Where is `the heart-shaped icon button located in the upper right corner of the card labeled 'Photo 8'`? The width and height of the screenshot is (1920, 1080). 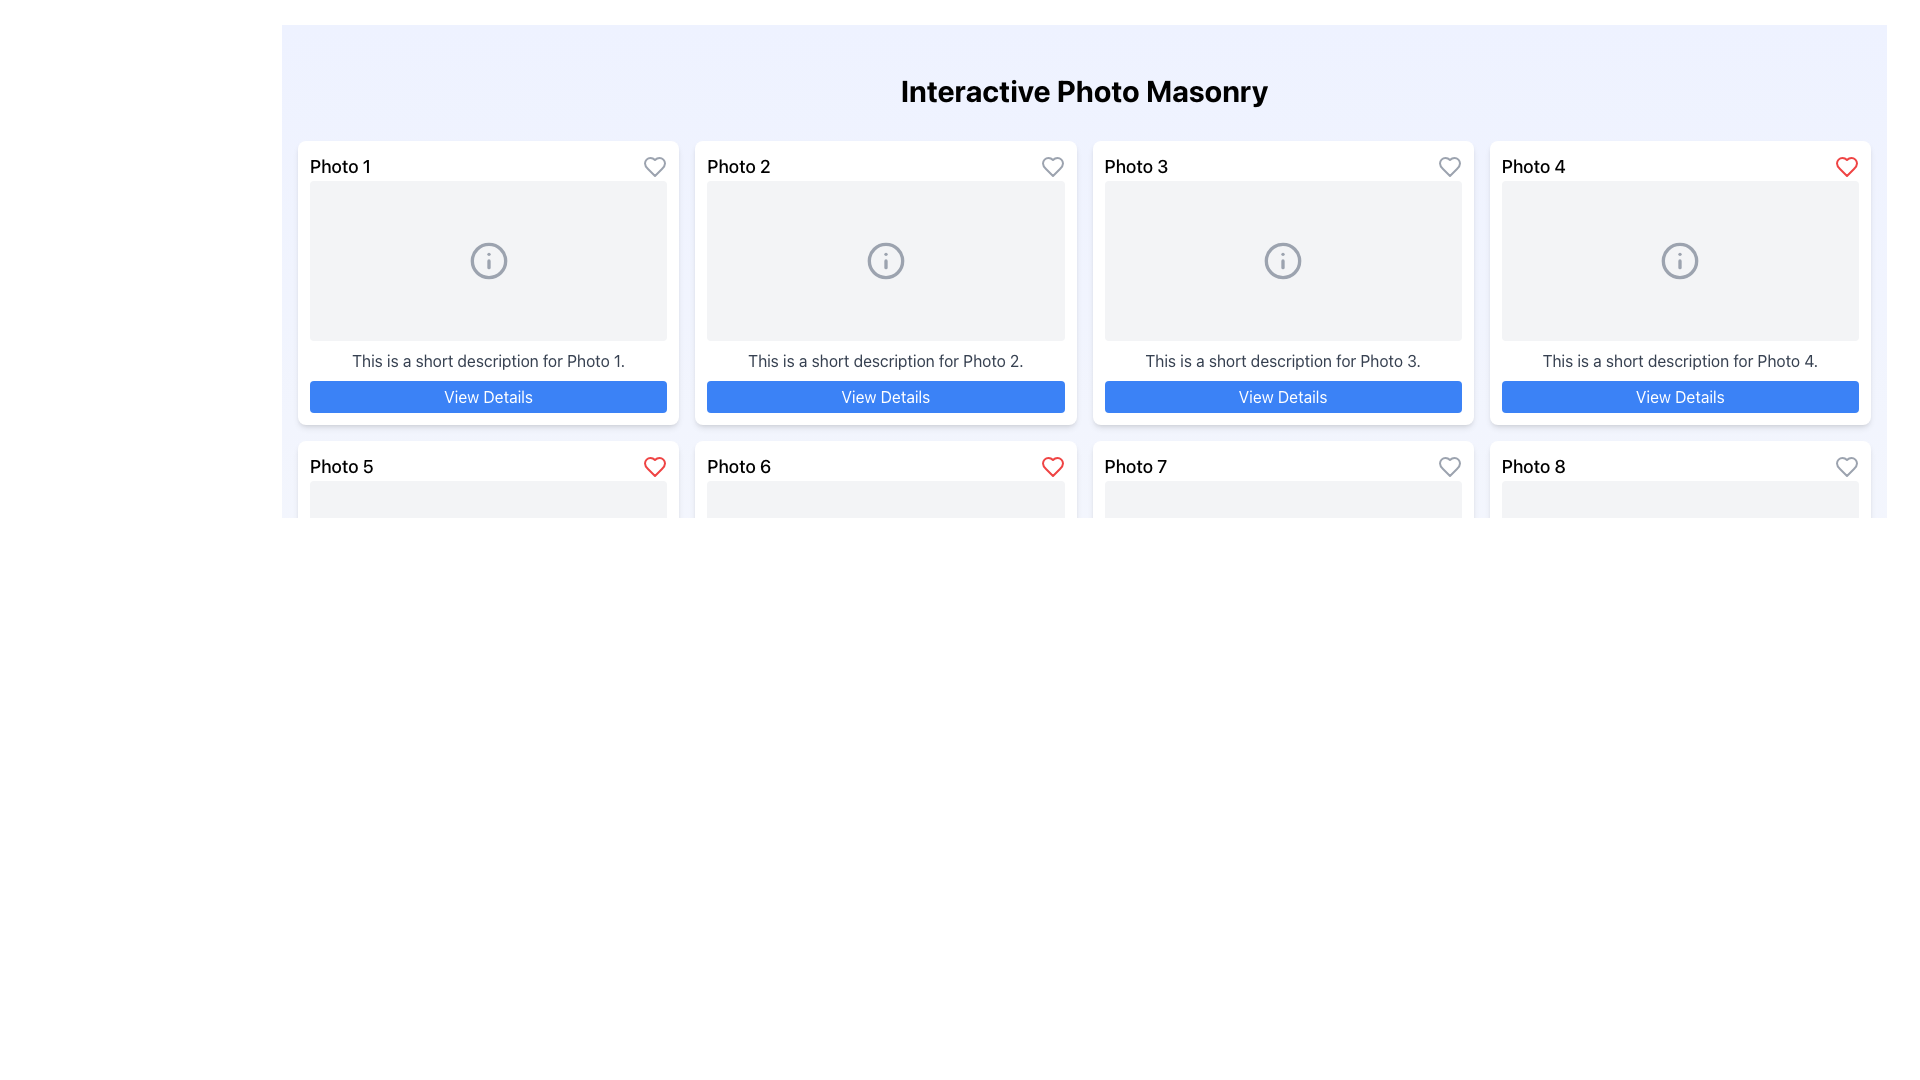
the heart-shaped icon button located in the upper right corner of the card labeled 'Photo 8' is located at coordinates (1846, 466).